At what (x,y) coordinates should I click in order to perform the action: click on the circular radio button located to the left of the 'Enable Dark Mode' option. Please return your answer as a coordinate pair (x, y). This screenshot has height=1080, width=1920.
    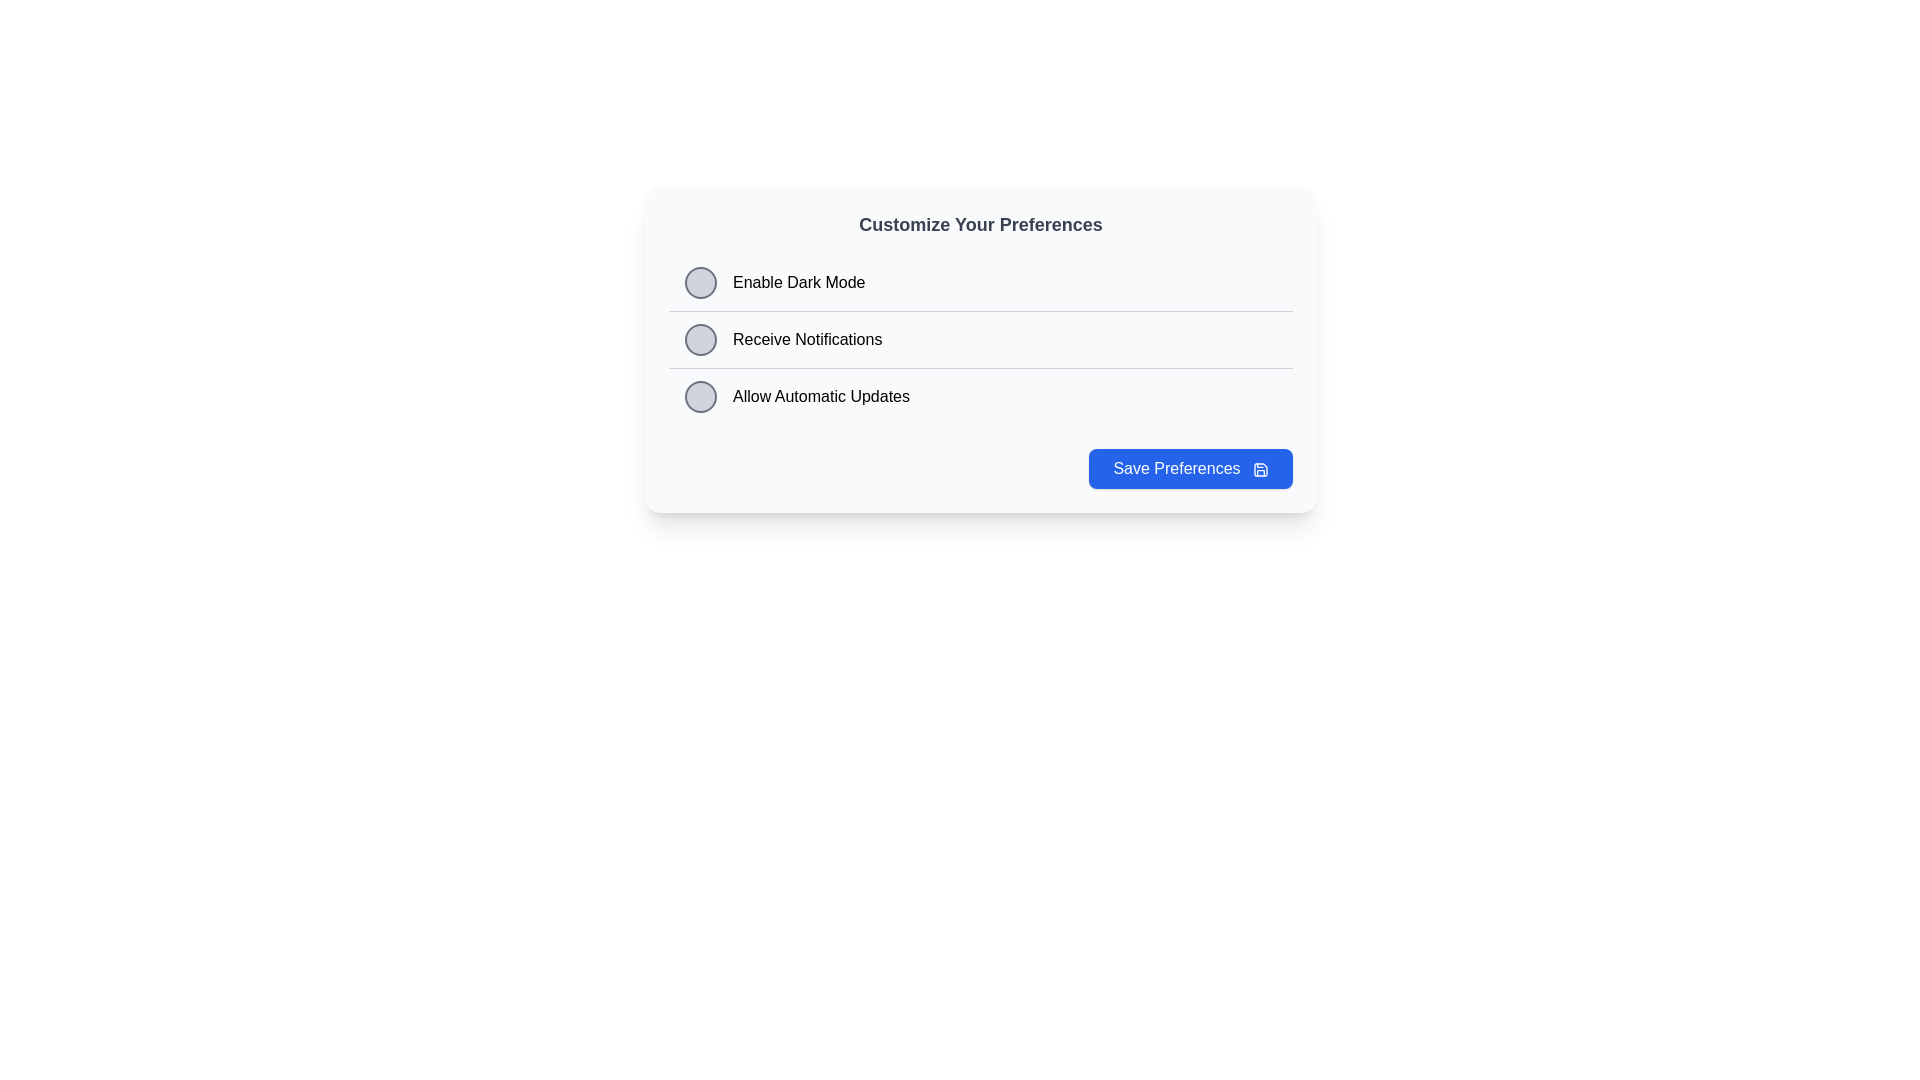
    Looking at the image, I should click on (700, 282).